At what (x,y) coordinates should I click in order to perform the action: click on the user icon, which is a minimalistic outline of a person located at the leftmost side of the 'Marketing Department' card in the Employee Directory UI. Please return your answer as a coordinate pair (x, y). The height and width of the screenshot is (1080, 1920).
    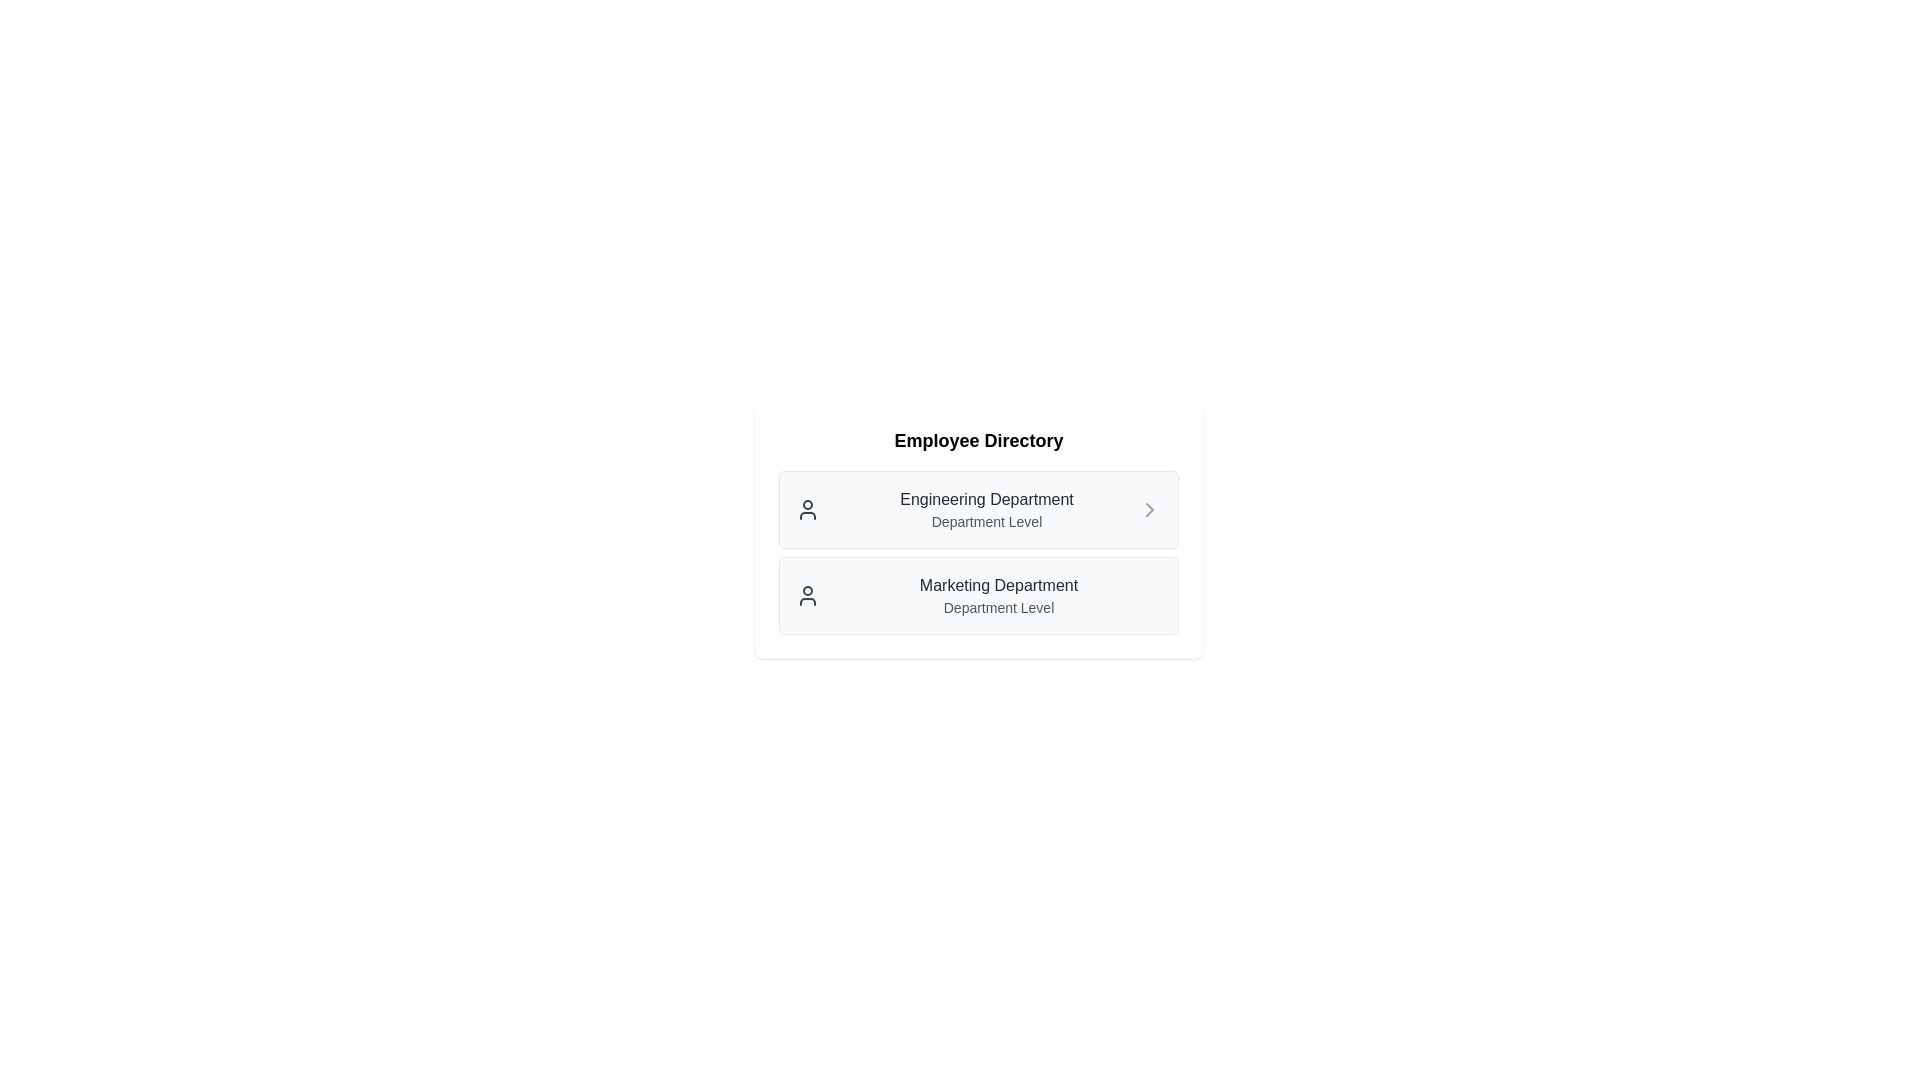
    Looking at the image, I should click on (807, 595).